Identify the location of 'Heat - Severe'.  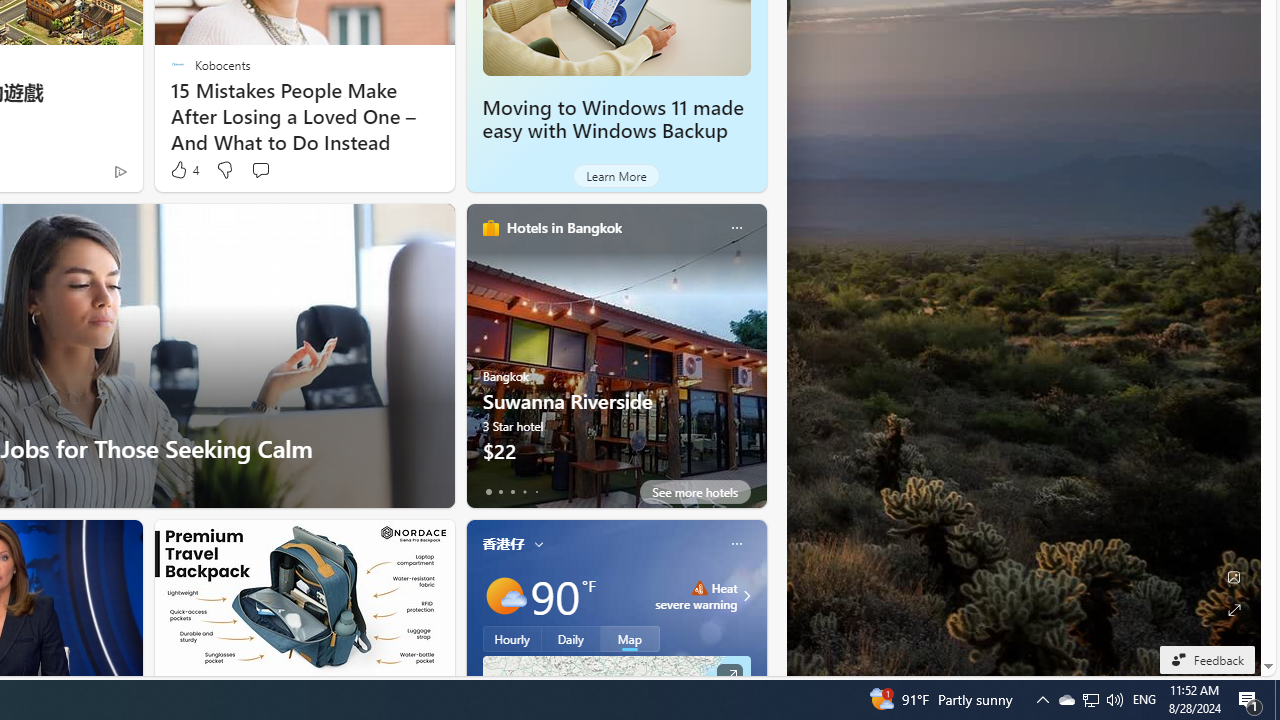
(699, 587).